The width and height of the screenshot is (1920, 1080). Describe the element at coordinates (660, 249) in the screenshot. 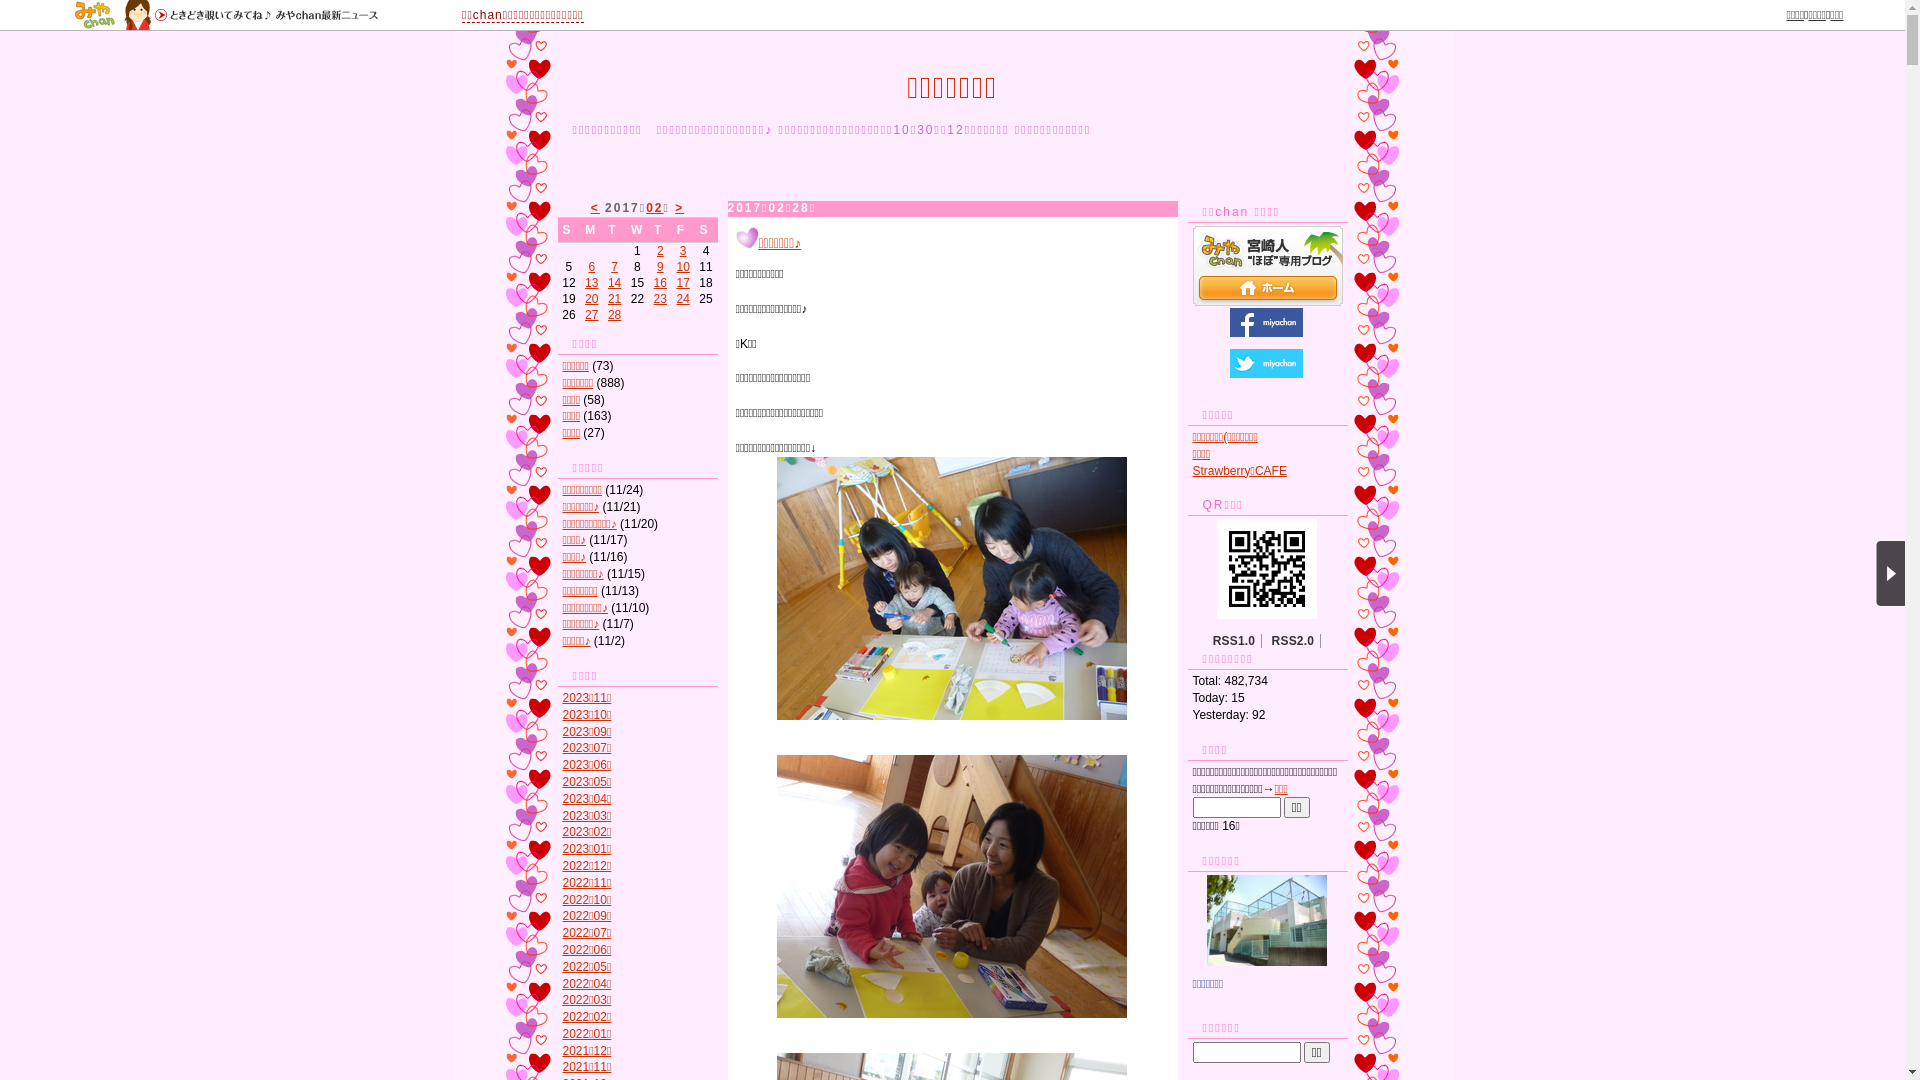

I see `'2'` at that location.